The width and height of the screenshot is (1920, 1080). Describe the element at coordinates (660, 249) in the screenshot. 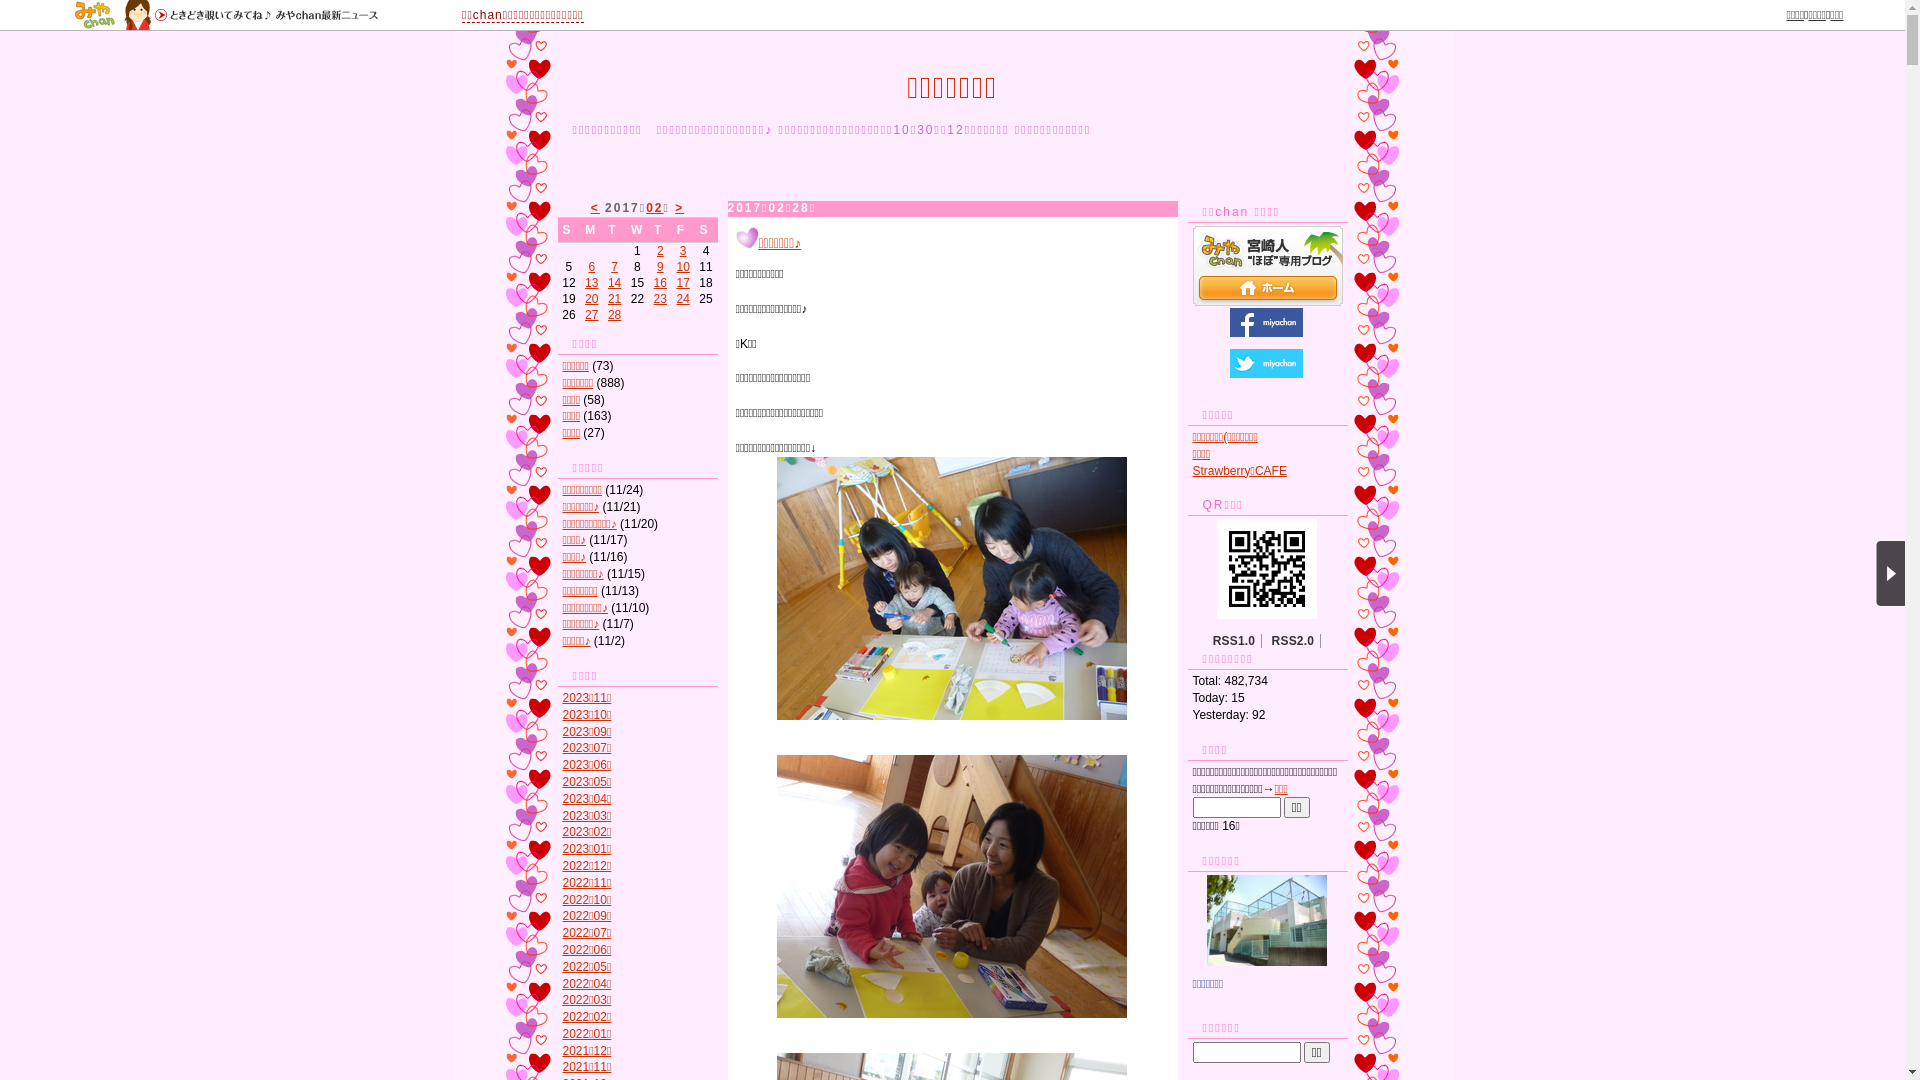

I see `'2'` at that location.